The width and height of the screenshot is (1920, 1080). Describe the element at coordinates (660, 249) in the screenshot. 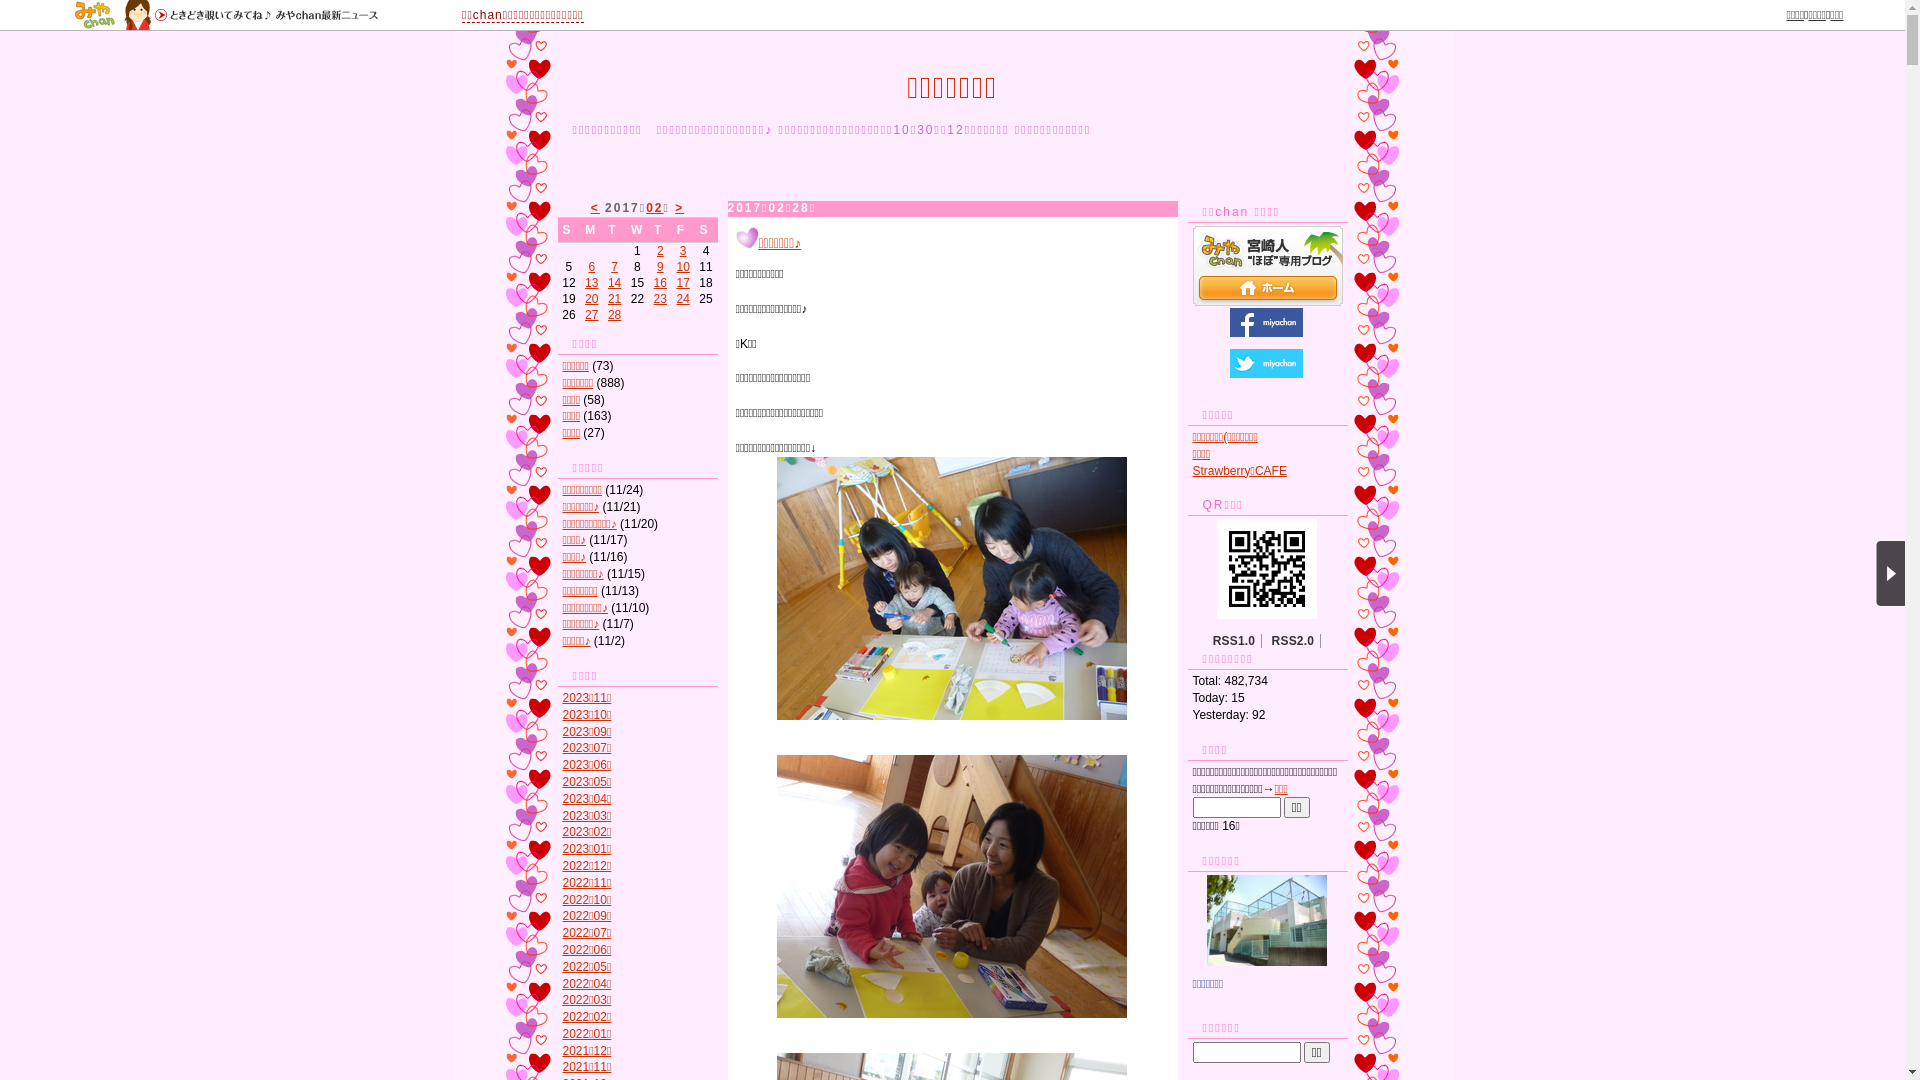

I see `'2'` at that location.